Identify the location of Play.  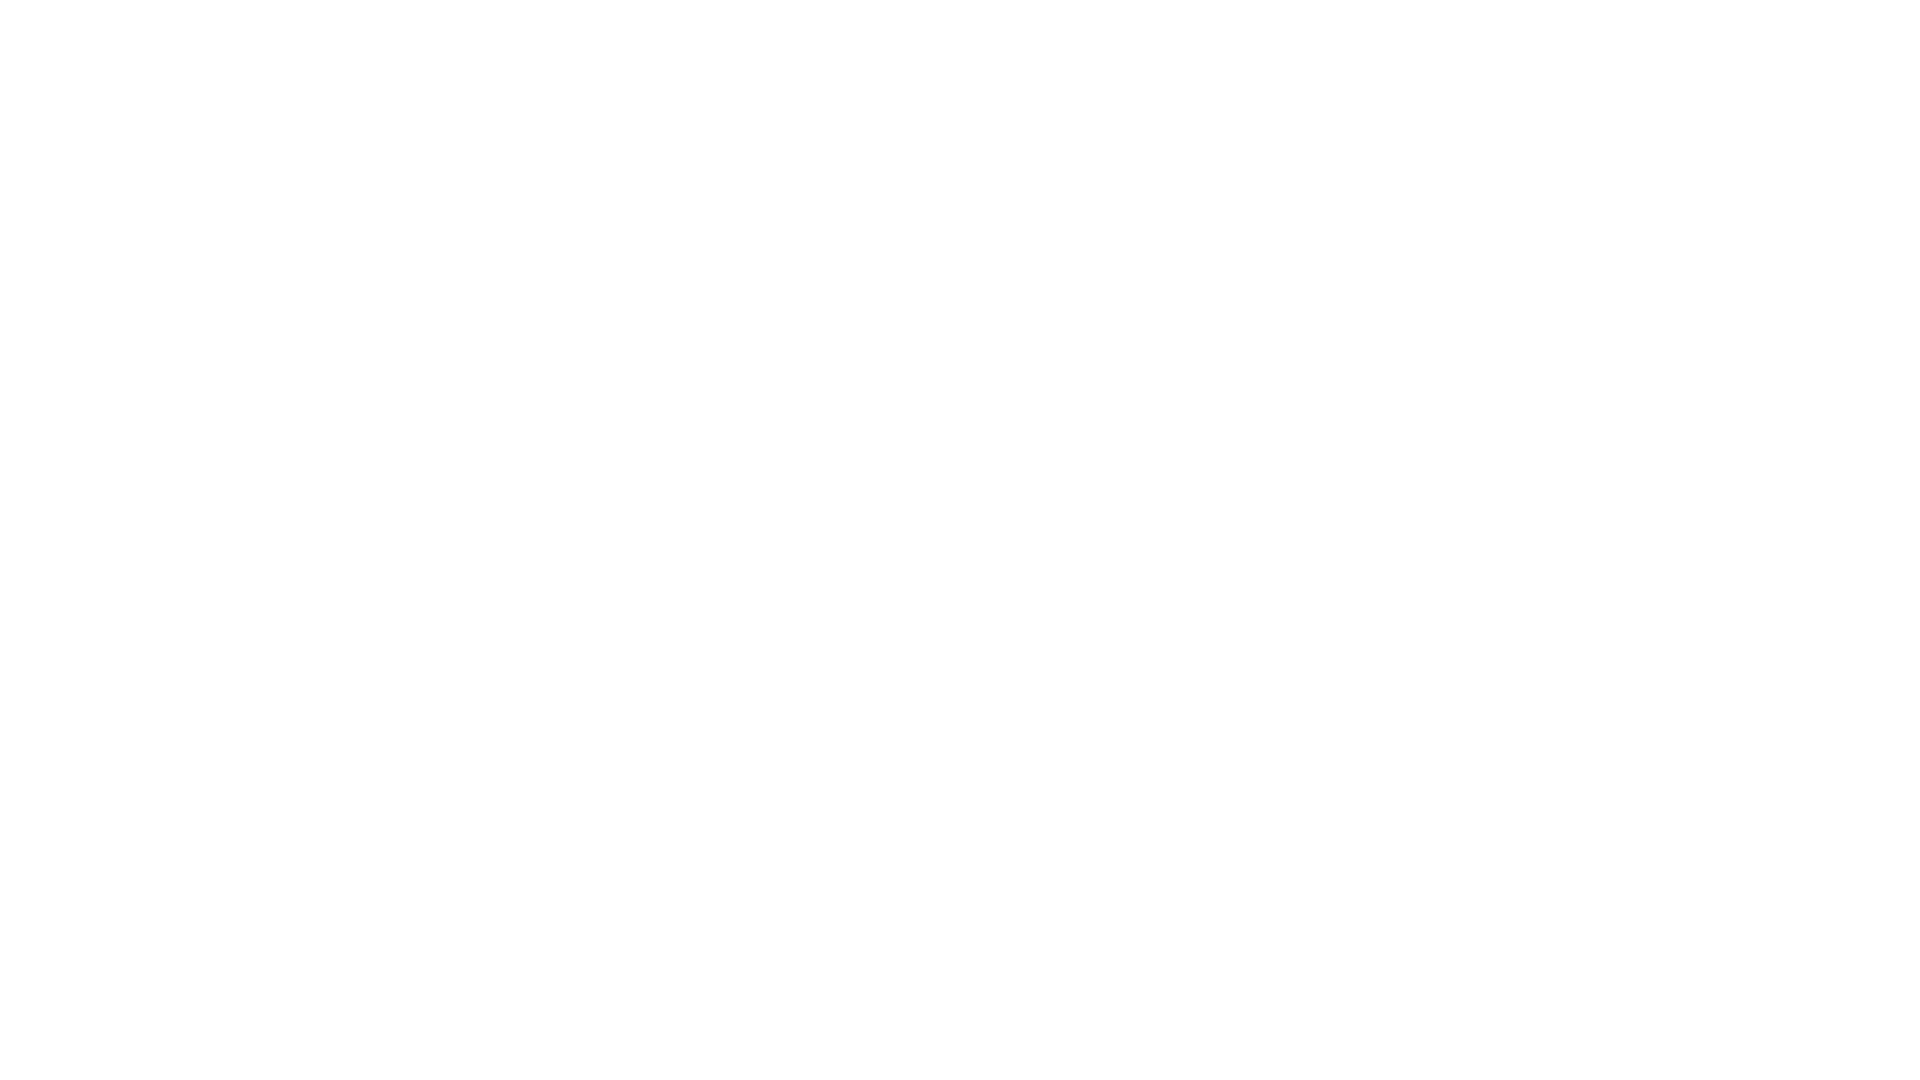
(564, 753).